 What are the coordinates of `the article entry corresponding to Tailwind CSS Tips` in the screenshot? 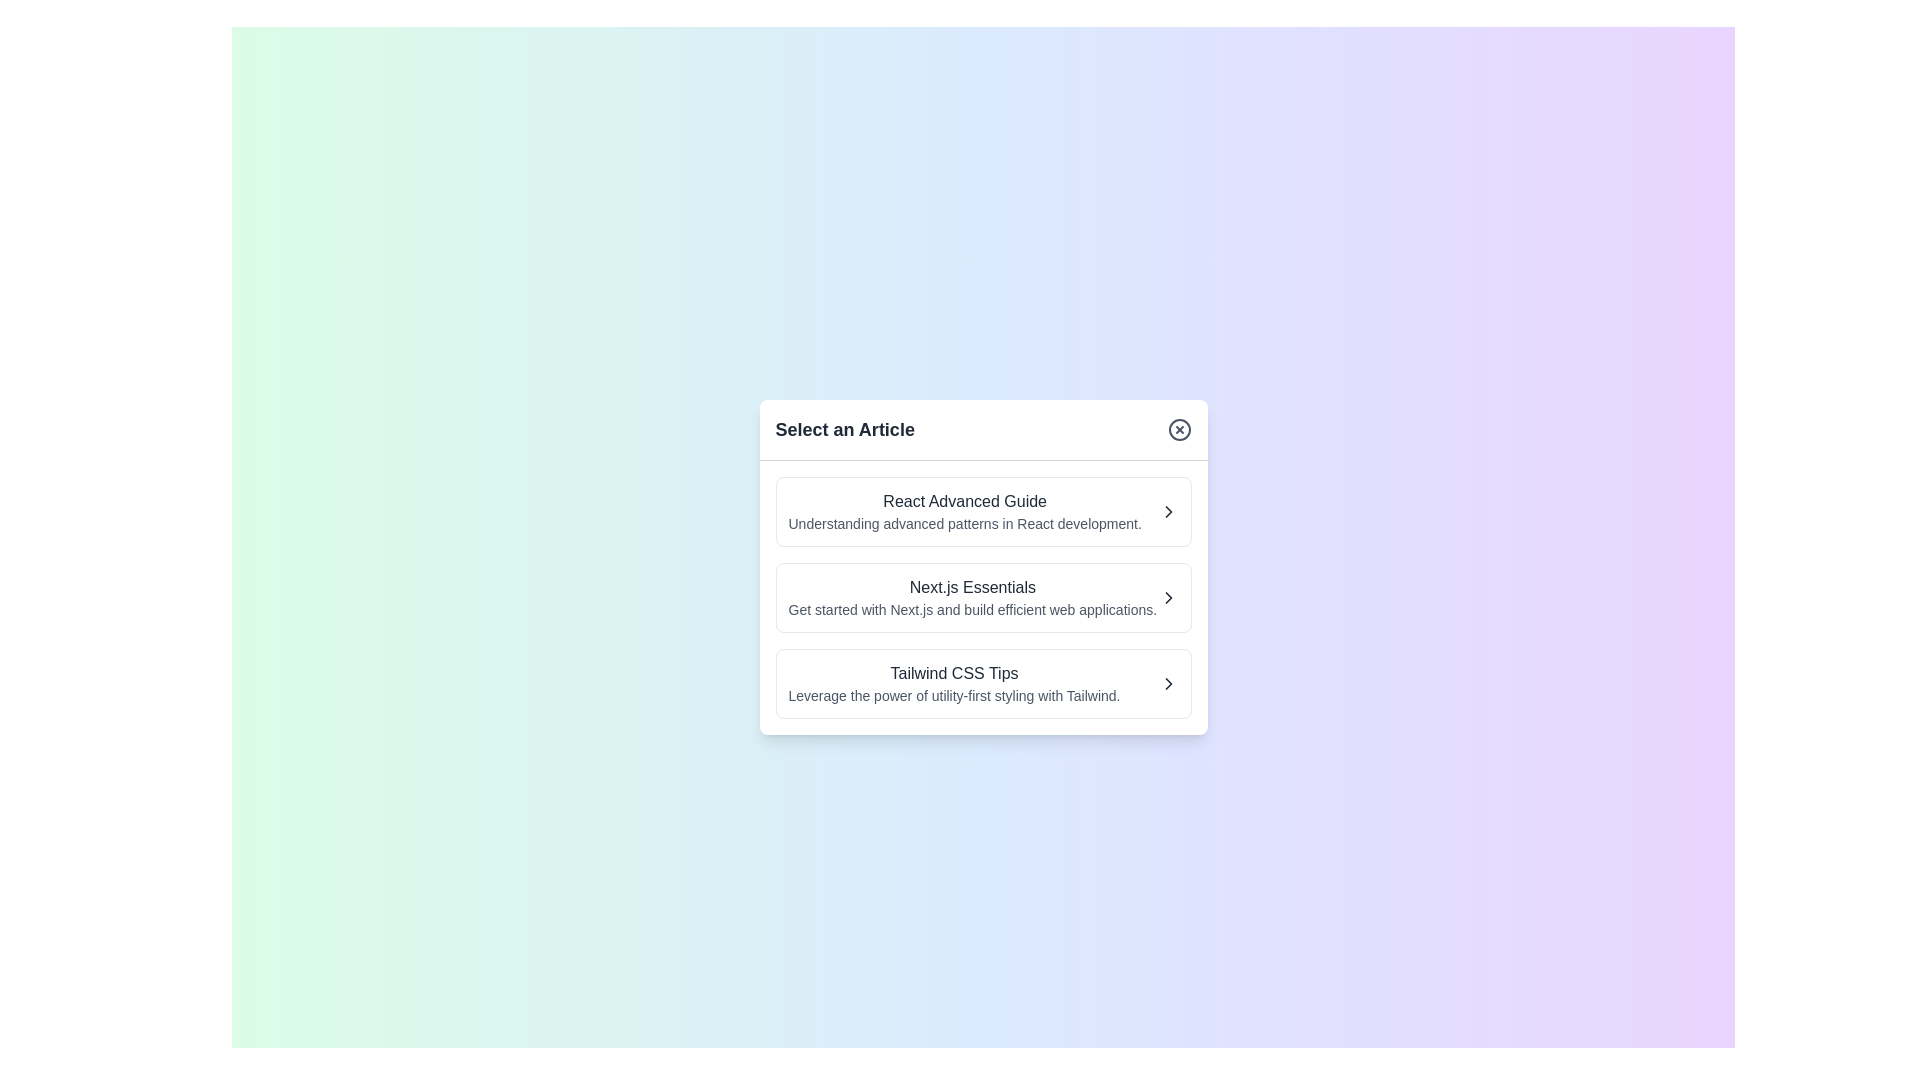 It's located at (983, 682).